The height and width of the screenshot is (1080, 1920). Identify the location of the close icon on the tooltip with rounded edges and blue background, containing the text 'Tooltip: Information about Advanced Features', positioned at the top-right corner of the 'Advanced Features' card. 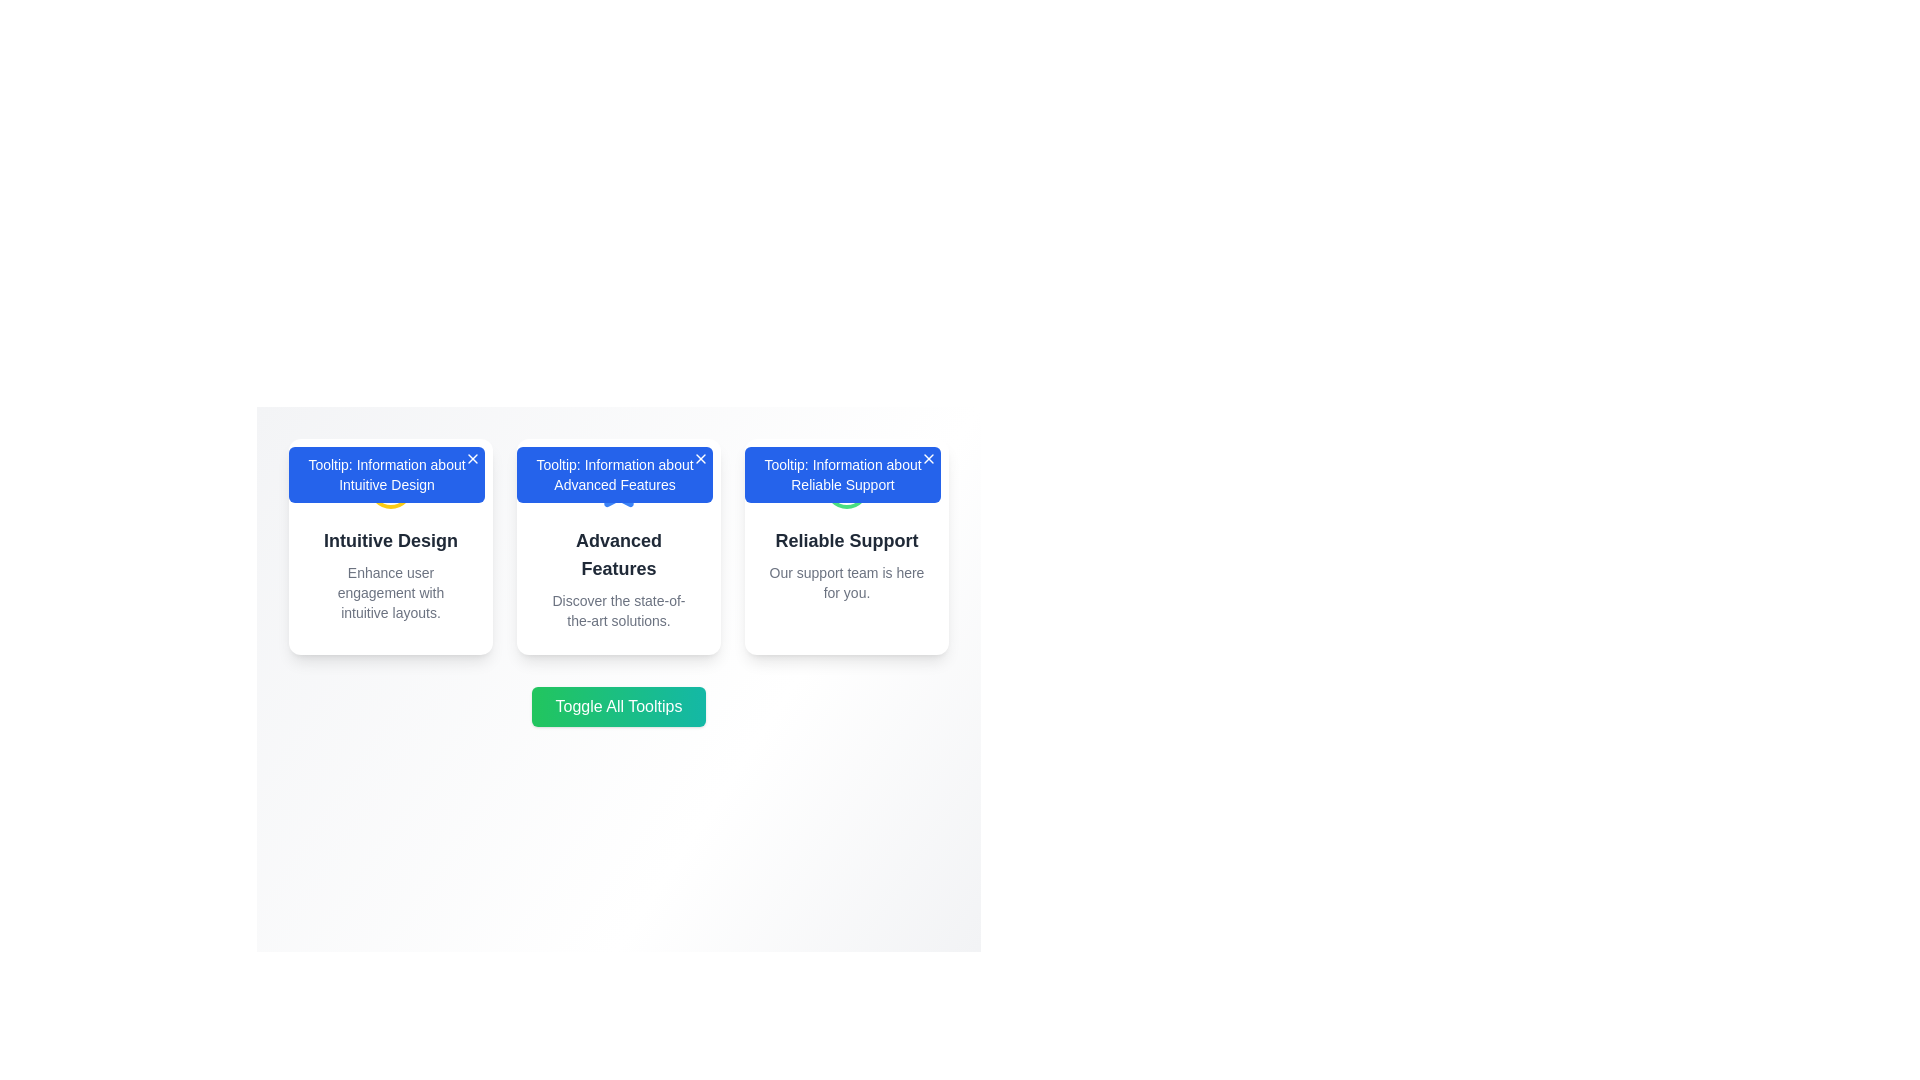
(613, 474).